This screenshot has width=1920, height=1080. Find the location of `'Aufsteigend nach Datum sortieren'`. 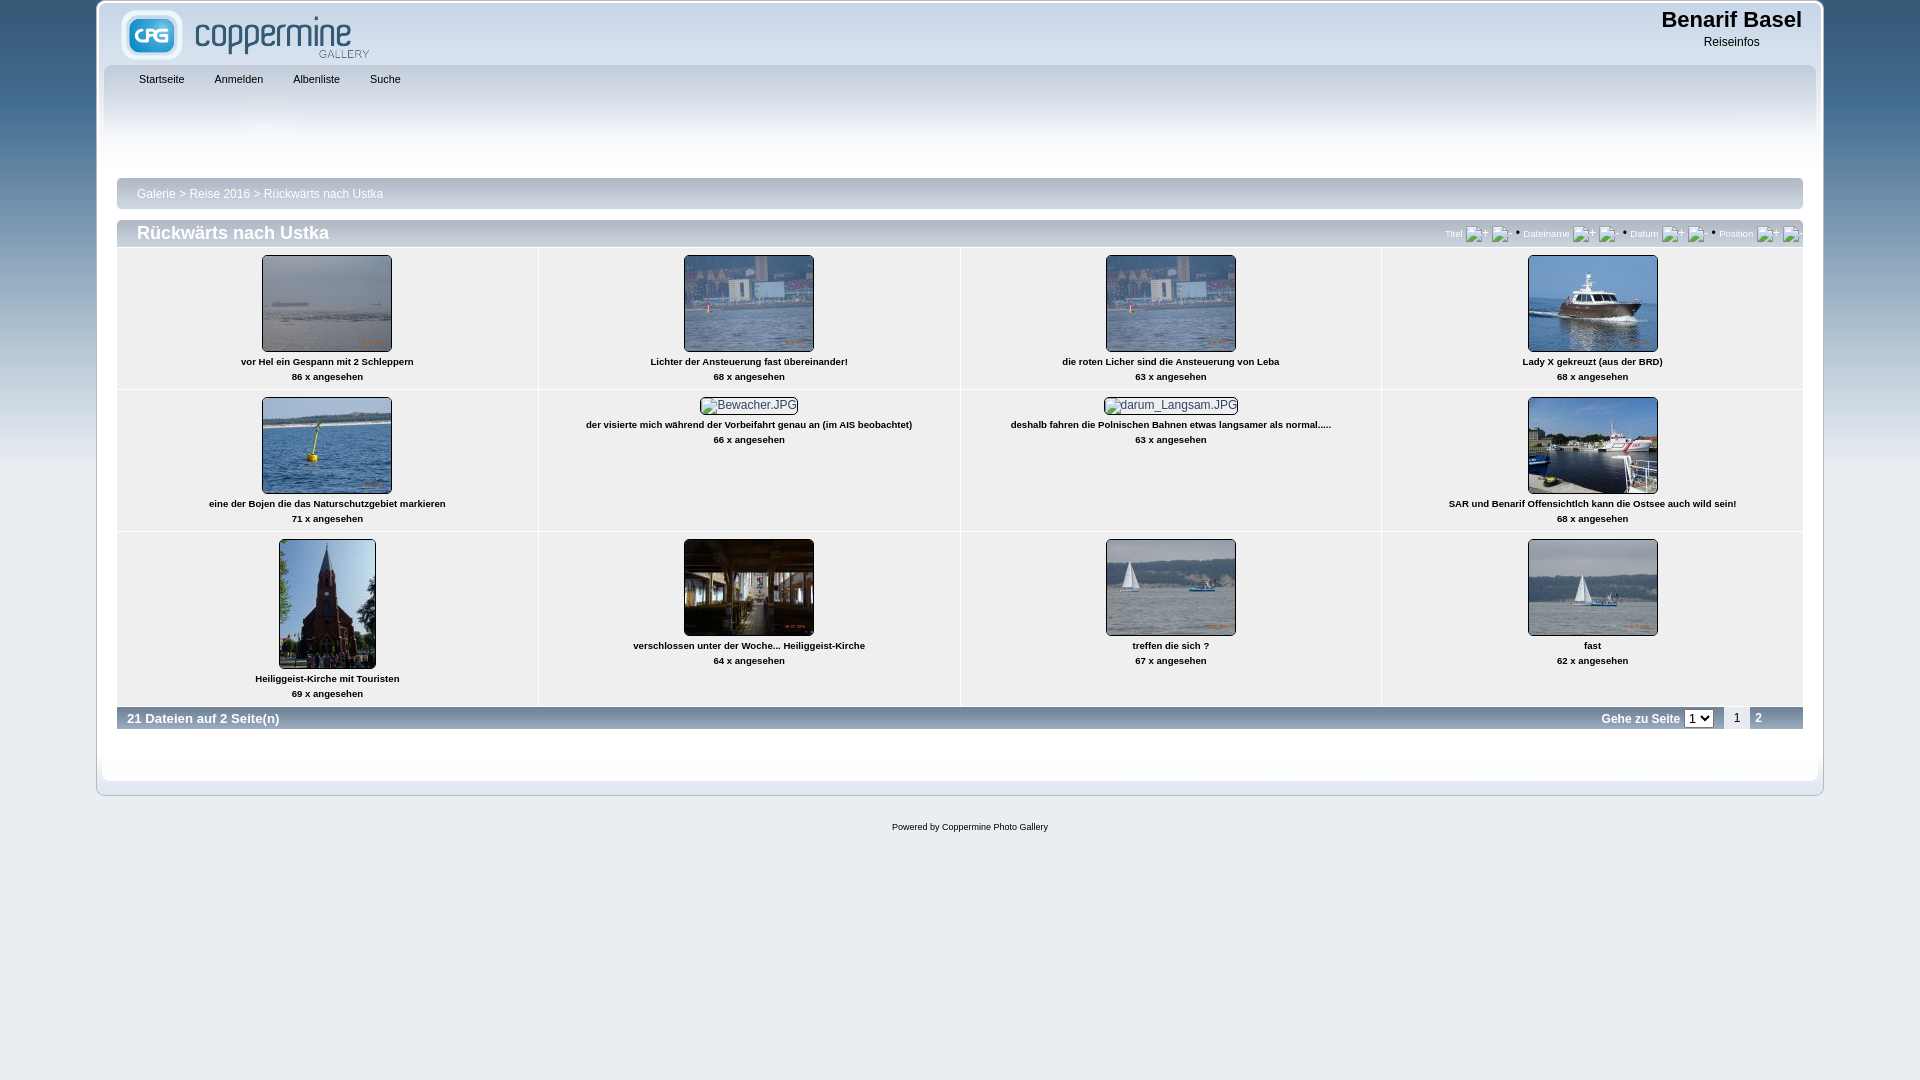

'Aufsteigend nach Datum sortieren' is located at coordinates (1673, 231).